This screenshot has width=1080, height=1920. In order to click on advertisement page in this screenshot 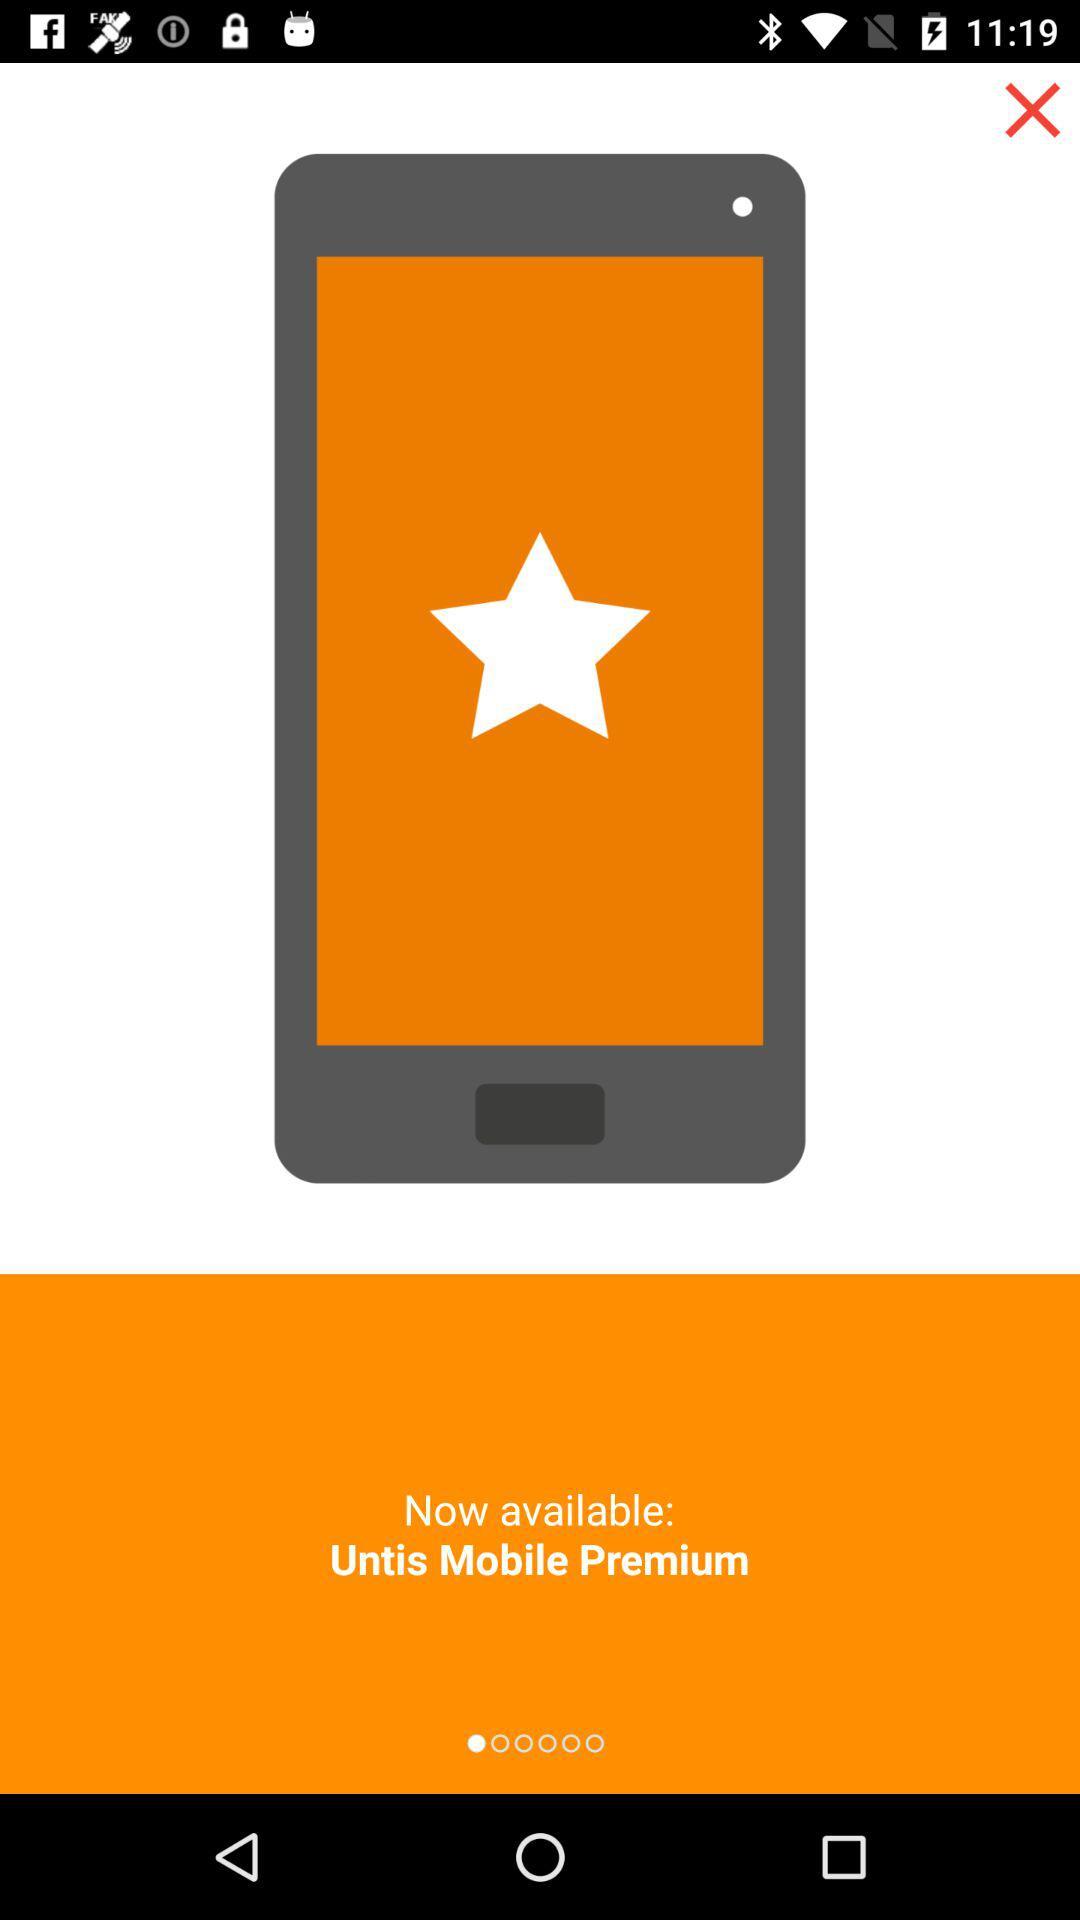, I will do `click(1032, 109)`.